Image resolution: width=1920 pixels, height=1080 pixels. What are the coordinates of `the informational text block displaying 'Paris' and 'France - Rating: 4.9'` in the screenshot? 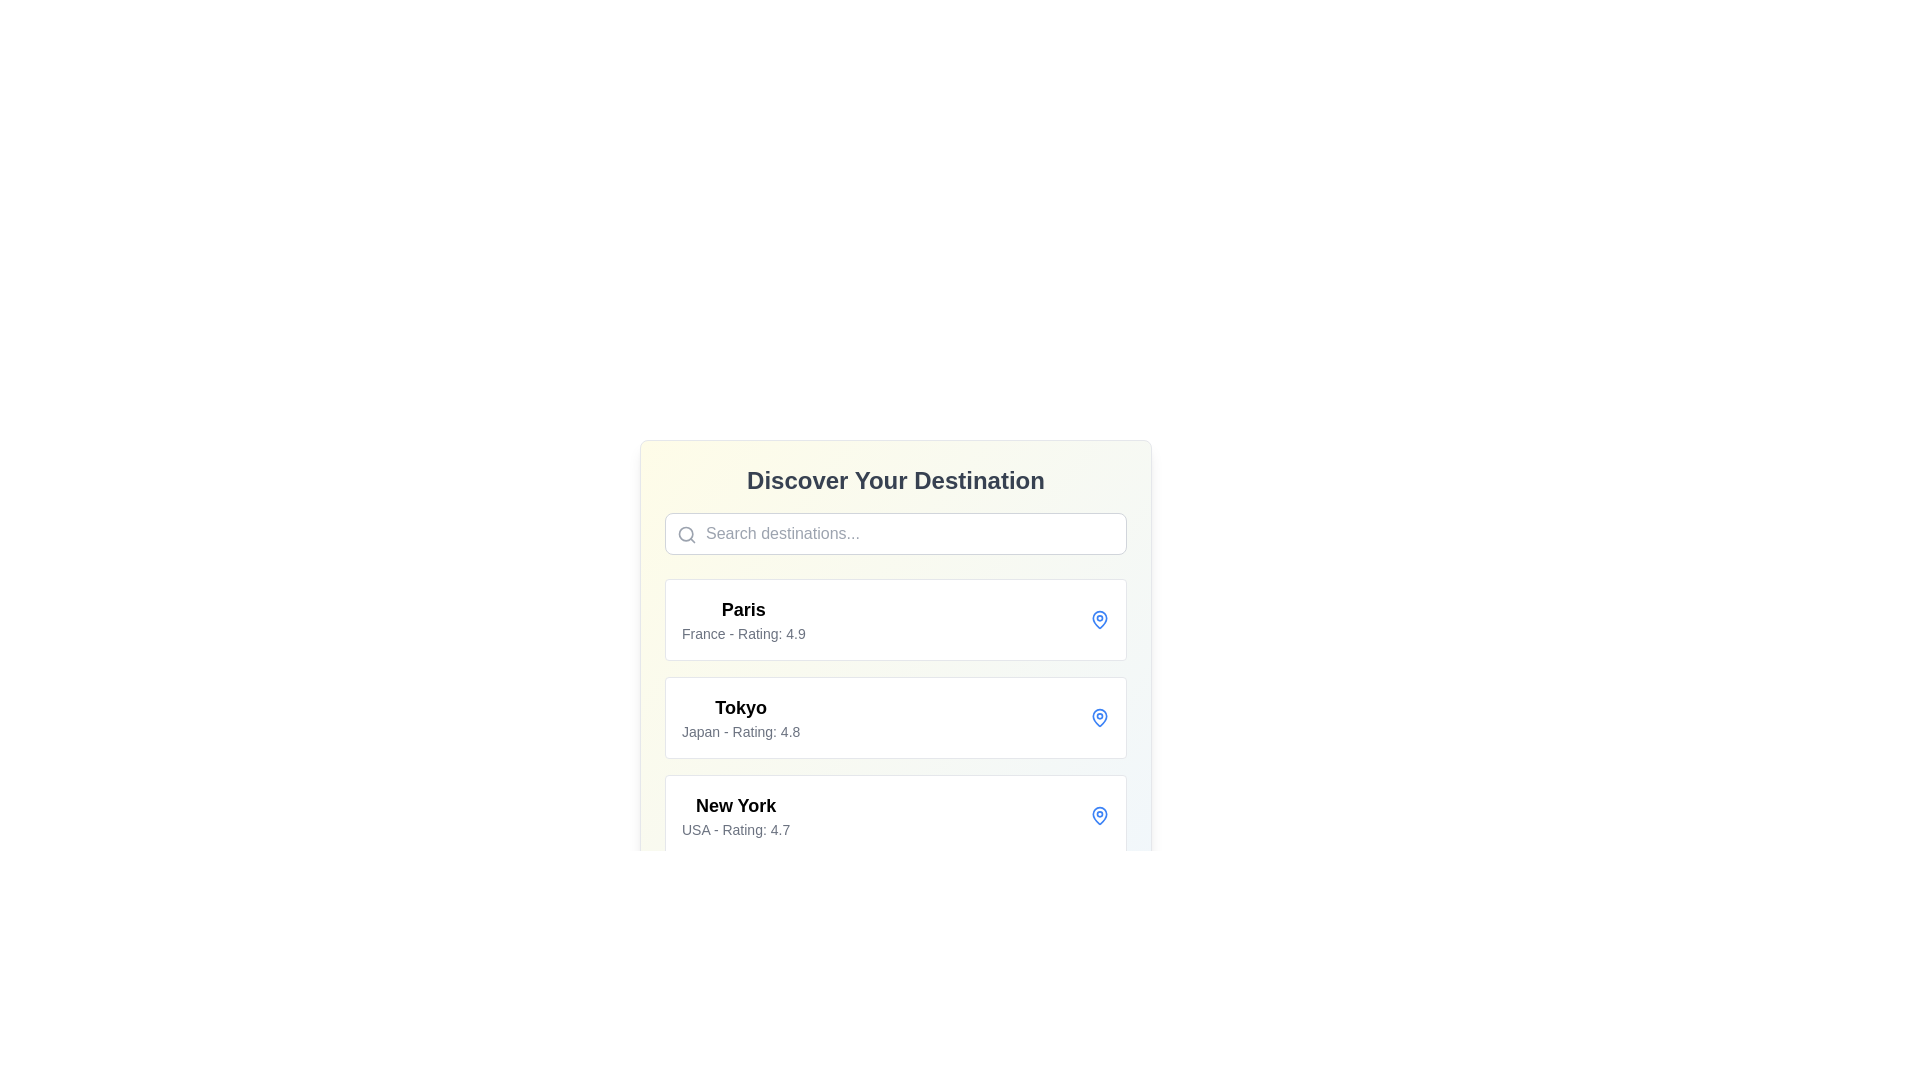 It's located at (742, 619).